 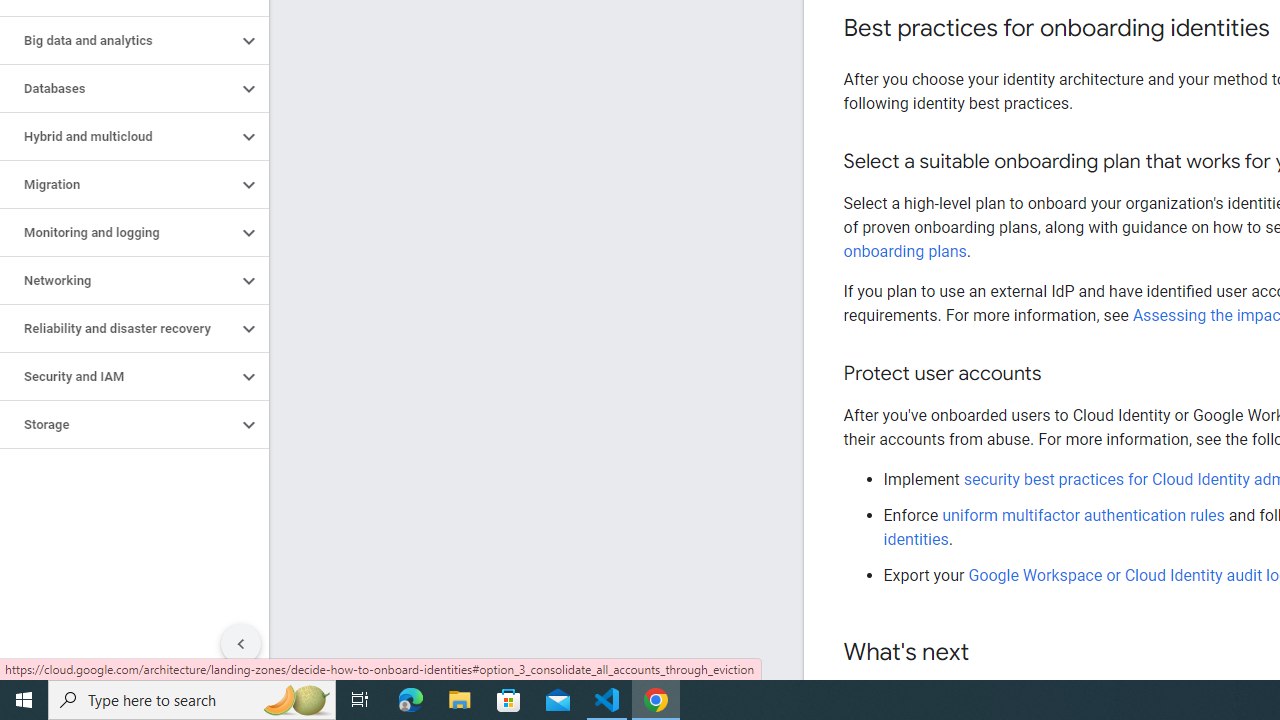 What do you see at coordinates (117, 231) in the screenshot?
I see `'Monitoring and logging'` at bounding box center [117, 231].